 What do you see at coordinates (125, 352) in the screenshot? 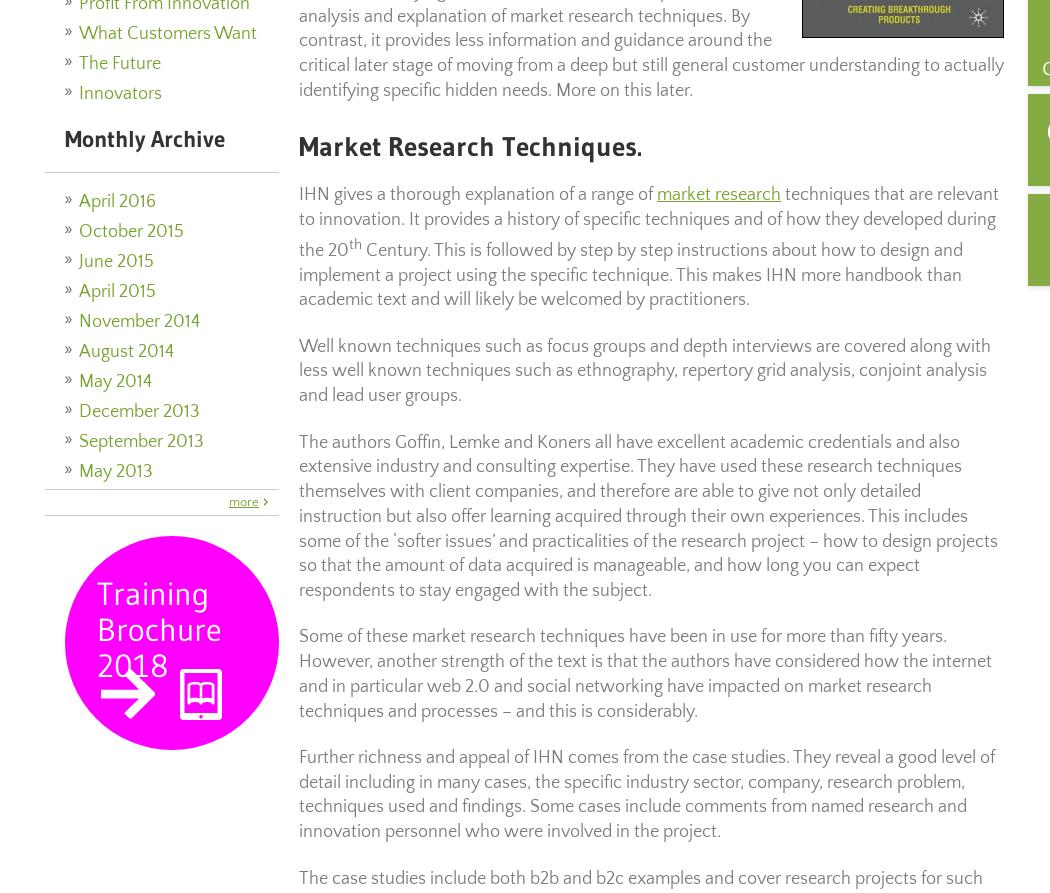
I see `'August 2014'` at bounding box center [125, 352].